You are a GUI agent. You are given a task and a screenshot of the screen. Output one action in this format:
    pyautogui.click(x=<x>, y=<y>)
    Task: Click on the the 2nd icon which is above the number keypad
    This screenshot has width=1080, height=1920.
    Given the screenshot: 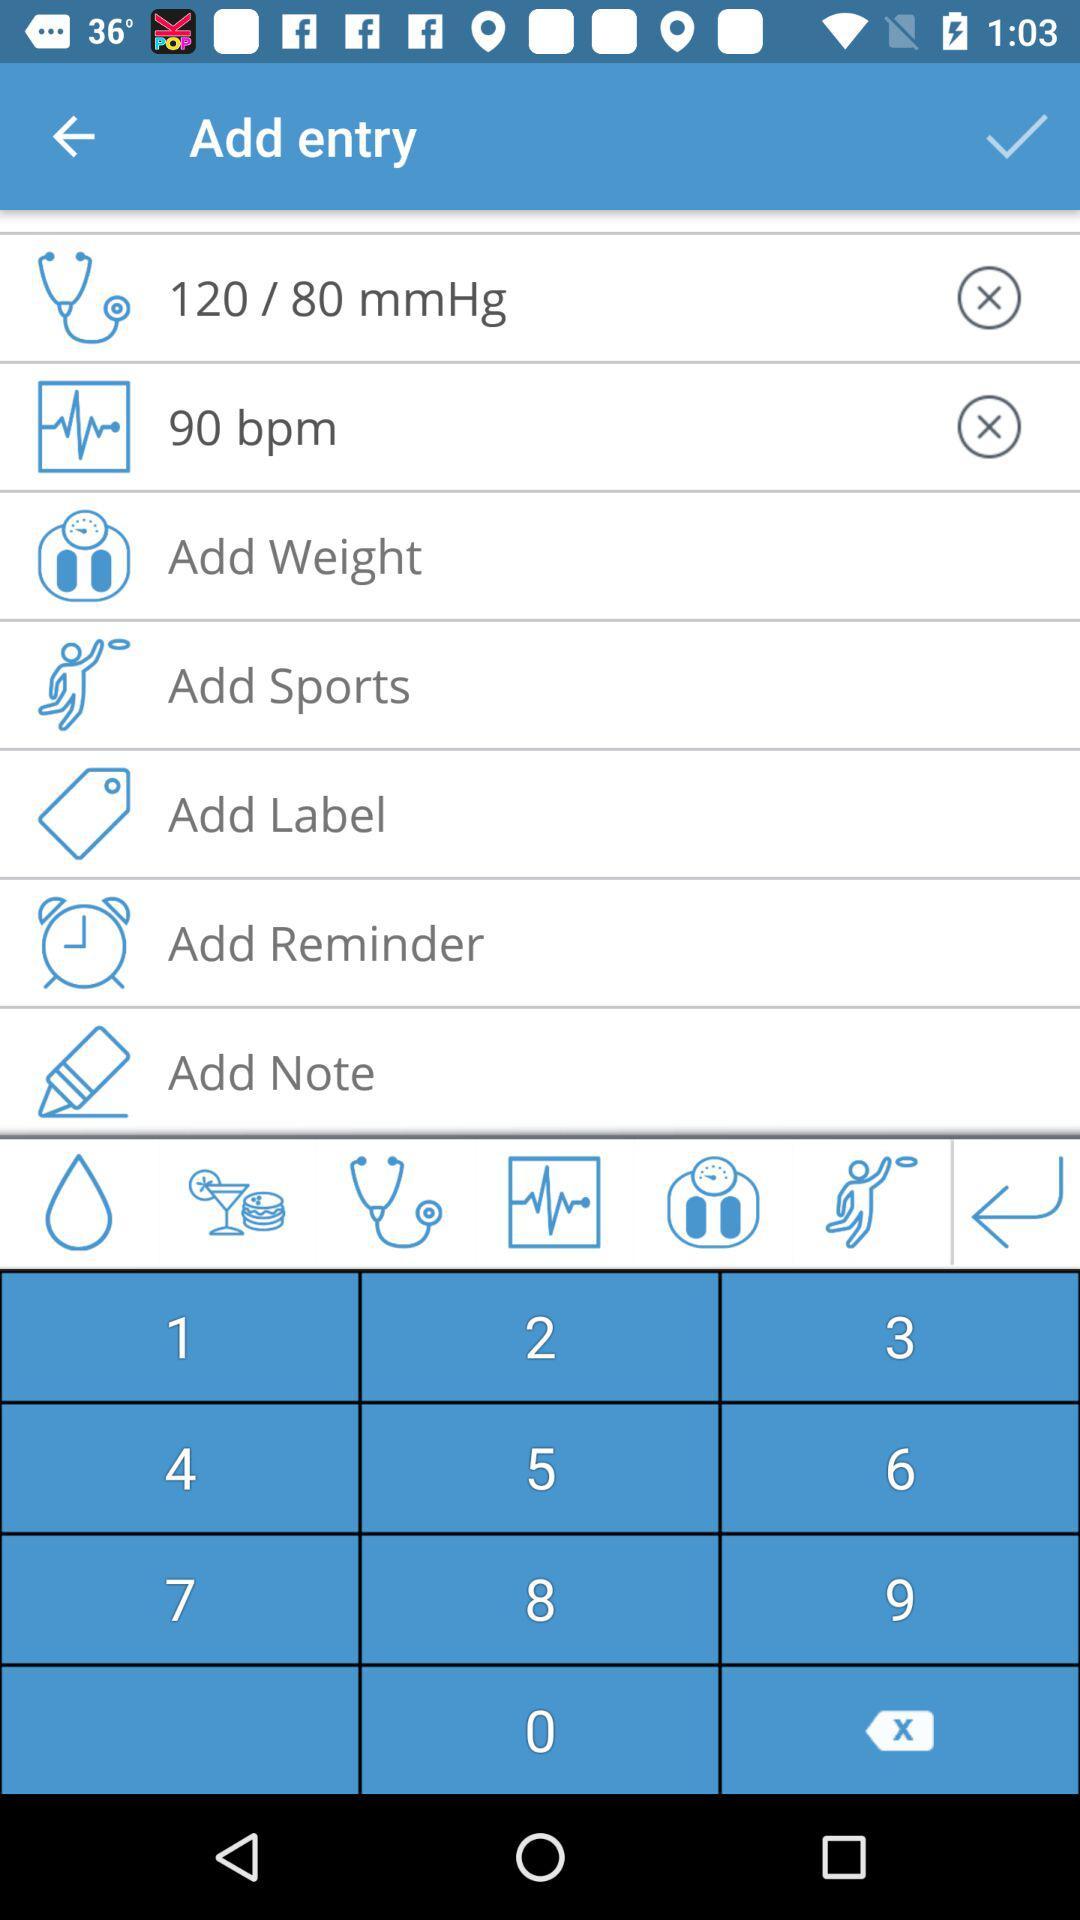 What is the action you would take?
    pyautogui.click(x=235, y=1200)
    